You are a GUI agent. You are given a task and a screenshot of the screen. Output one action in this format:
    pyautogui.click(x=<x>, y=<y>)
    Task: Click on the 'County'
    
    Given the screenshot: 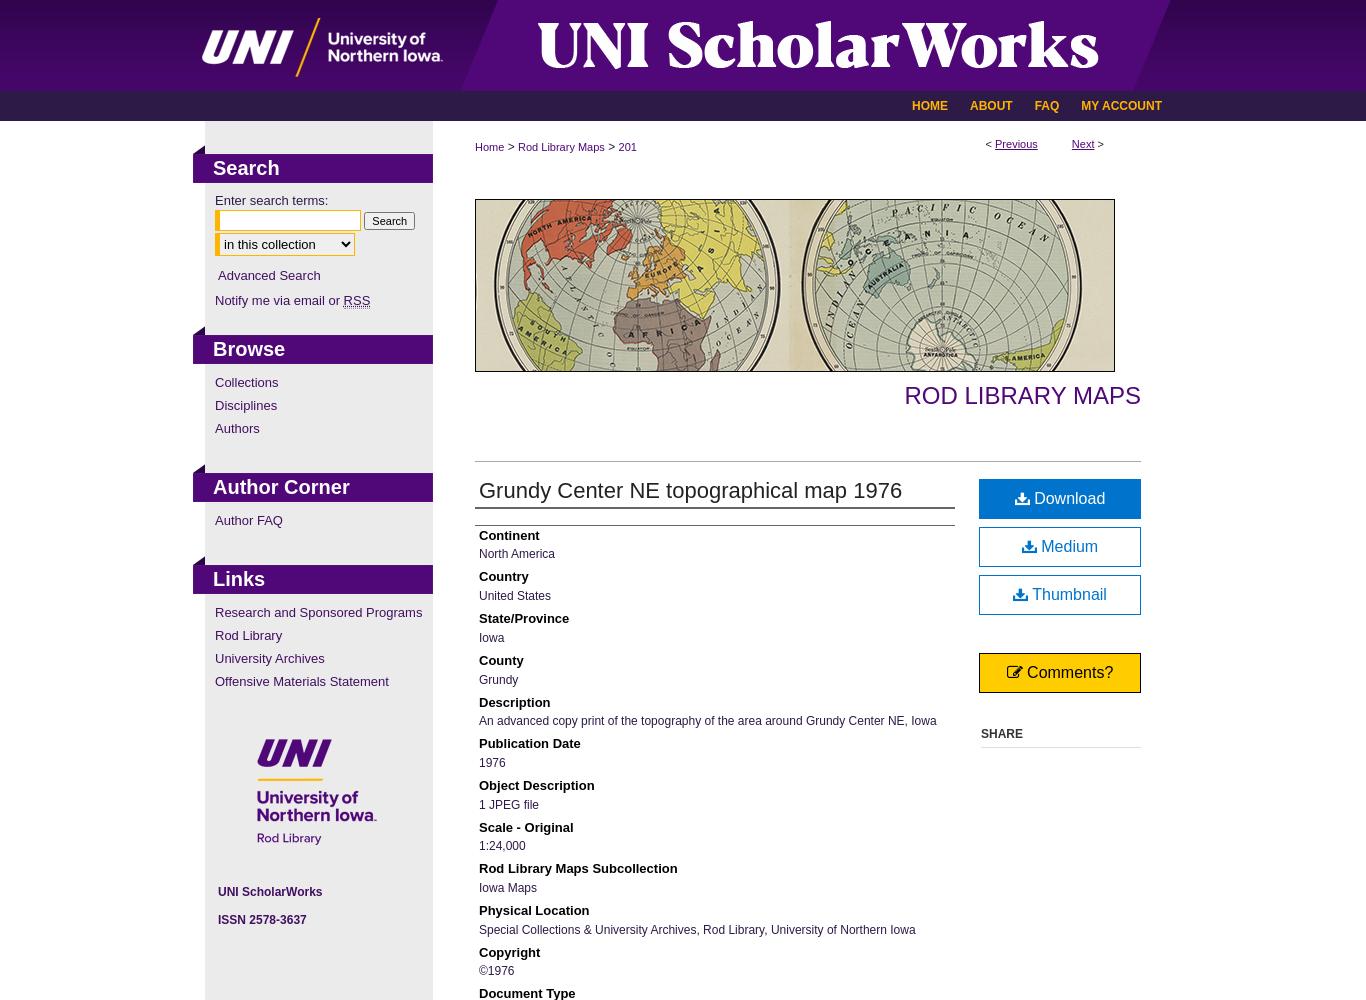 What is the action you would take?
    pyautogui.click(x=501, y=659)
    